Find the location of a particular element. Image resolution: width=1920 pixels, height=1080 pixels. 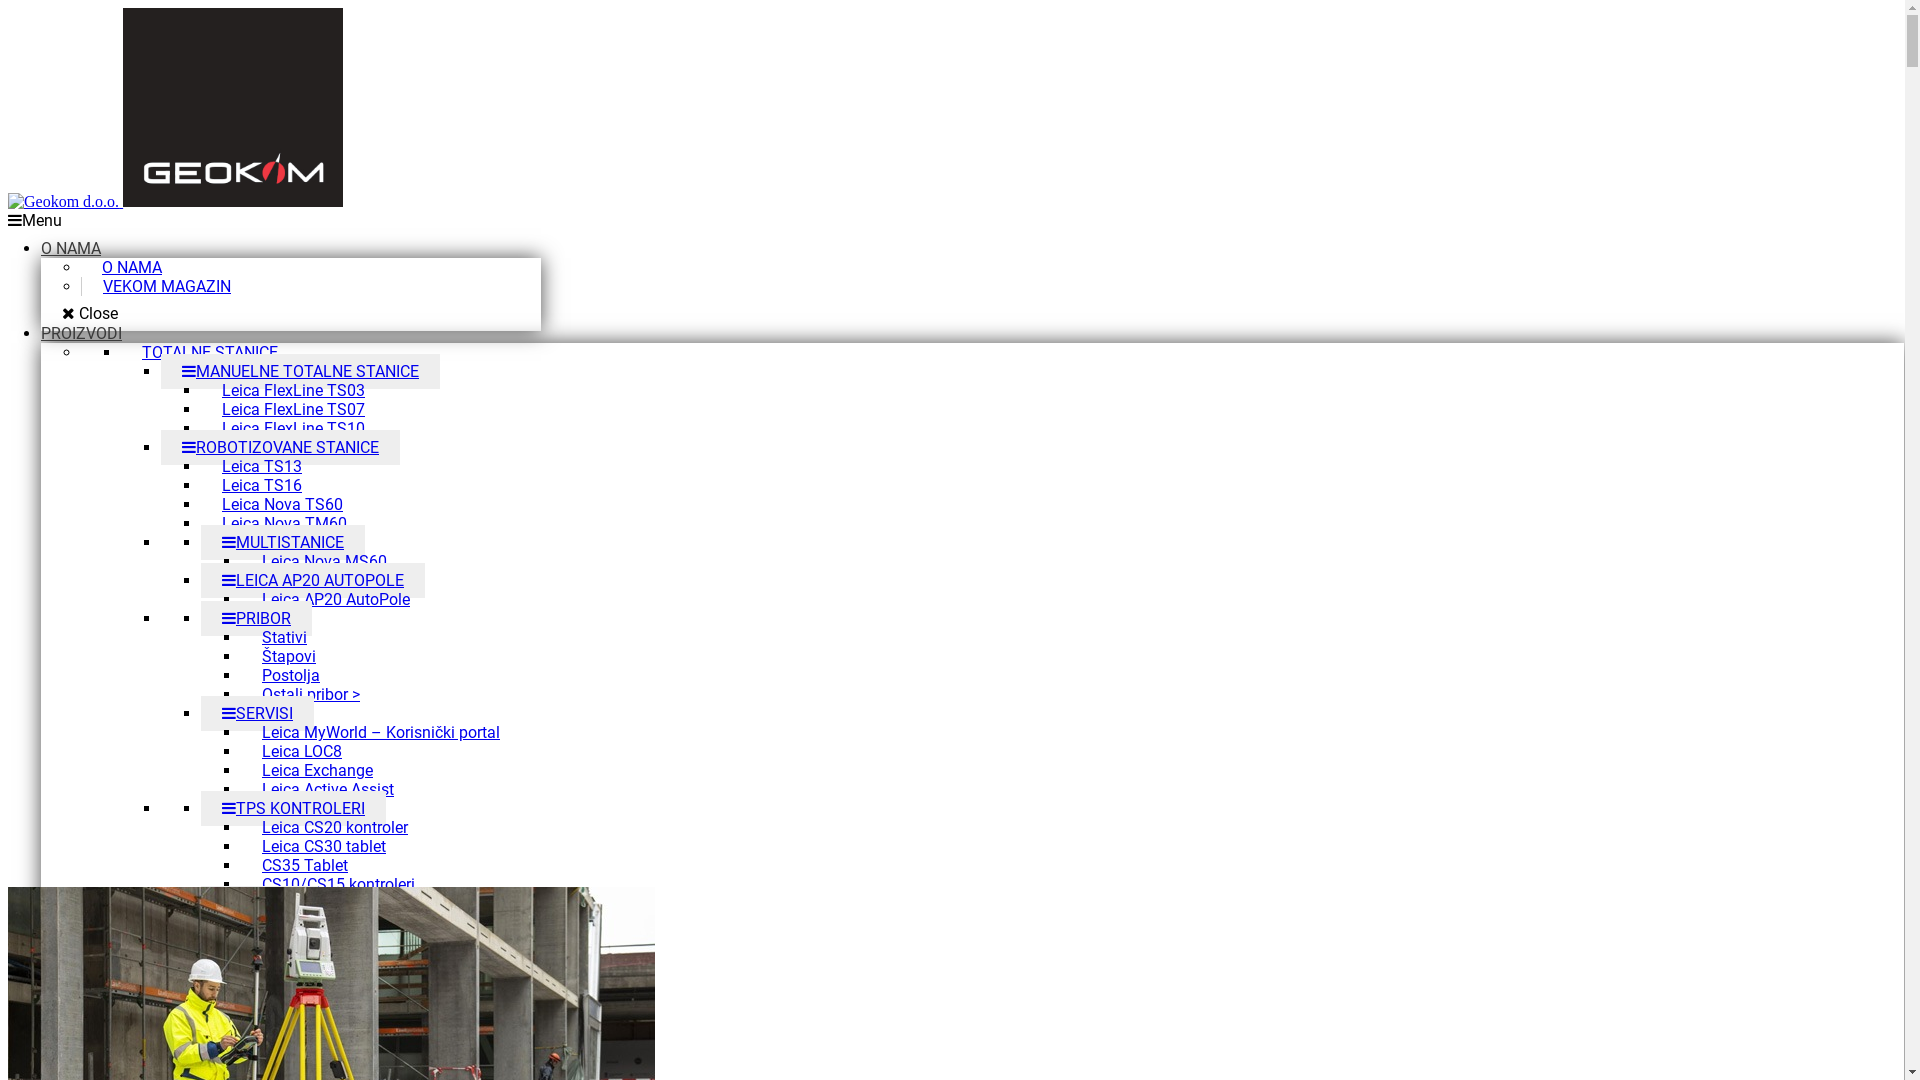

'Leica FlexLine TS03' is located at coordinates (292, 390).